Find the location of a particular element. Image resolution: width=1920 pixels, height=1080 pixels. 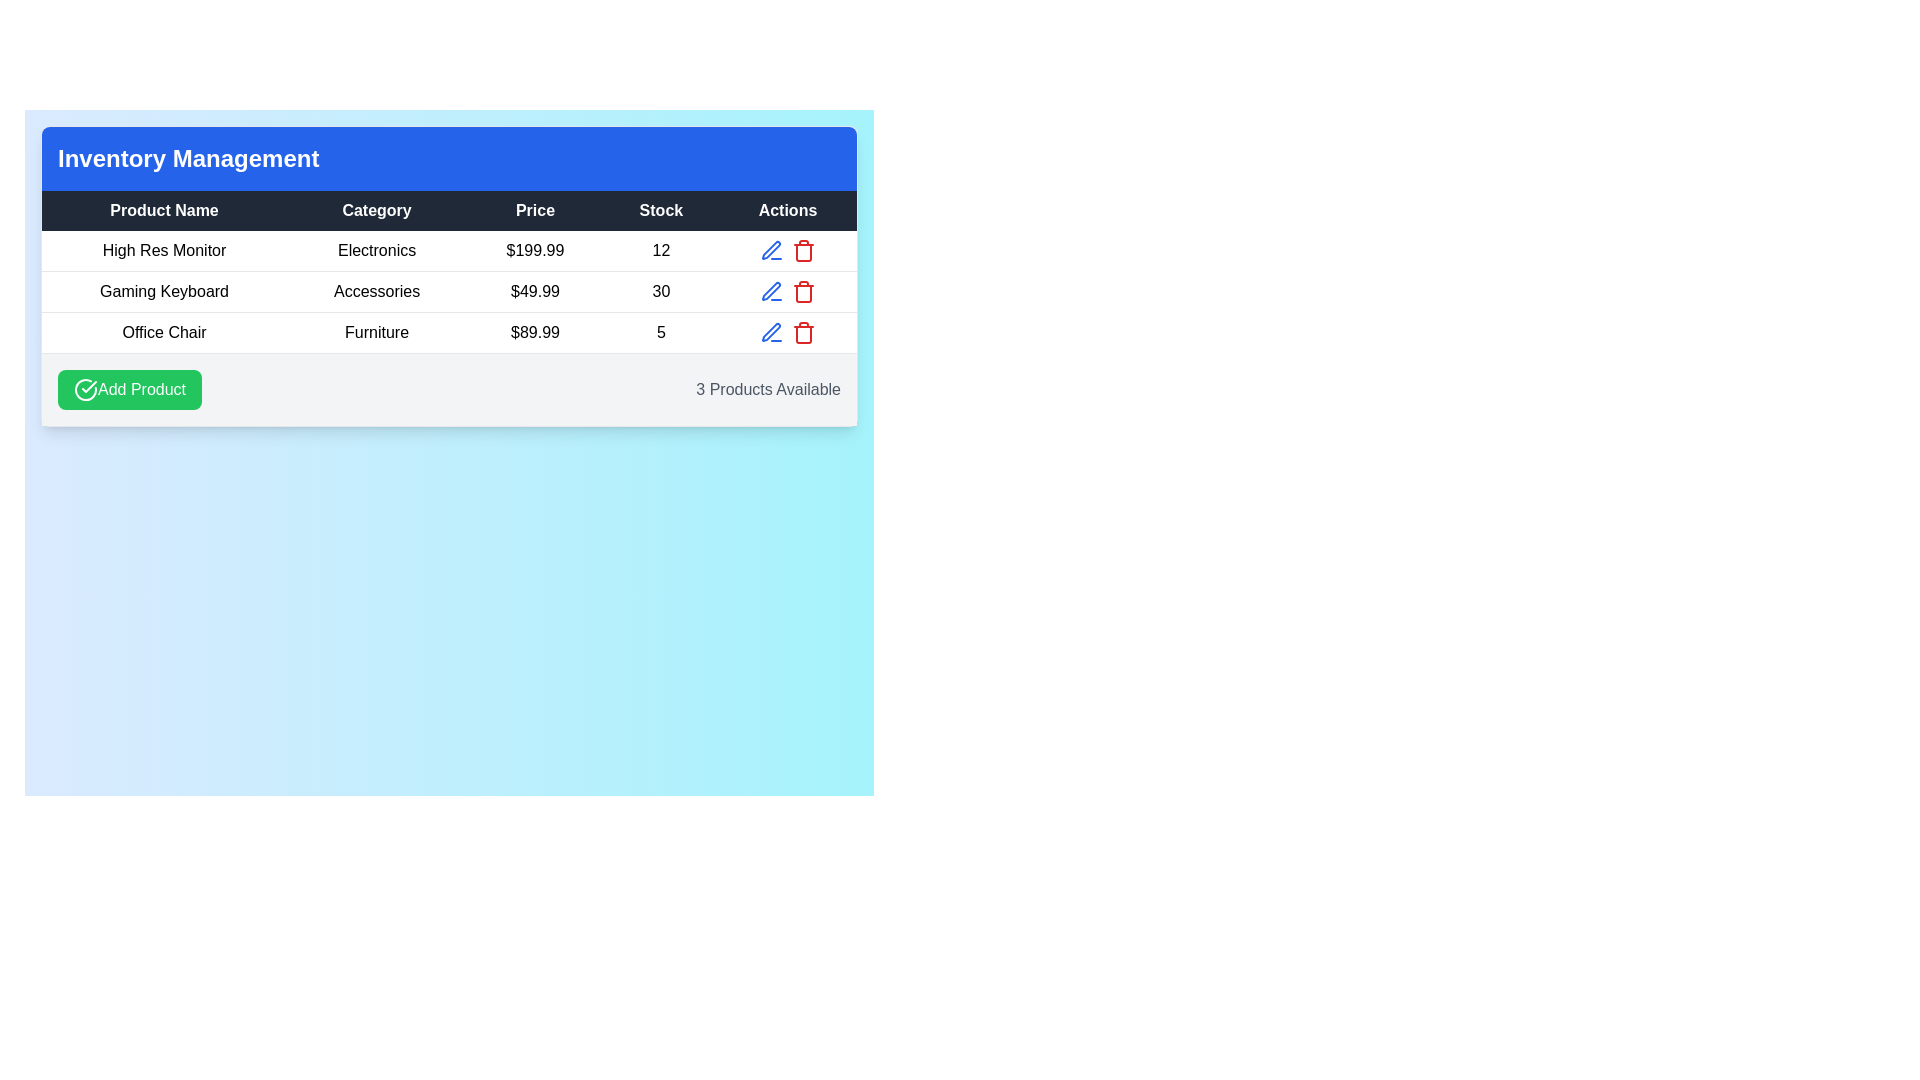

the visual representation of success by focusing on the checkmark graphic element located within the 'Add Product' button area is located at coordinates (88, 386).